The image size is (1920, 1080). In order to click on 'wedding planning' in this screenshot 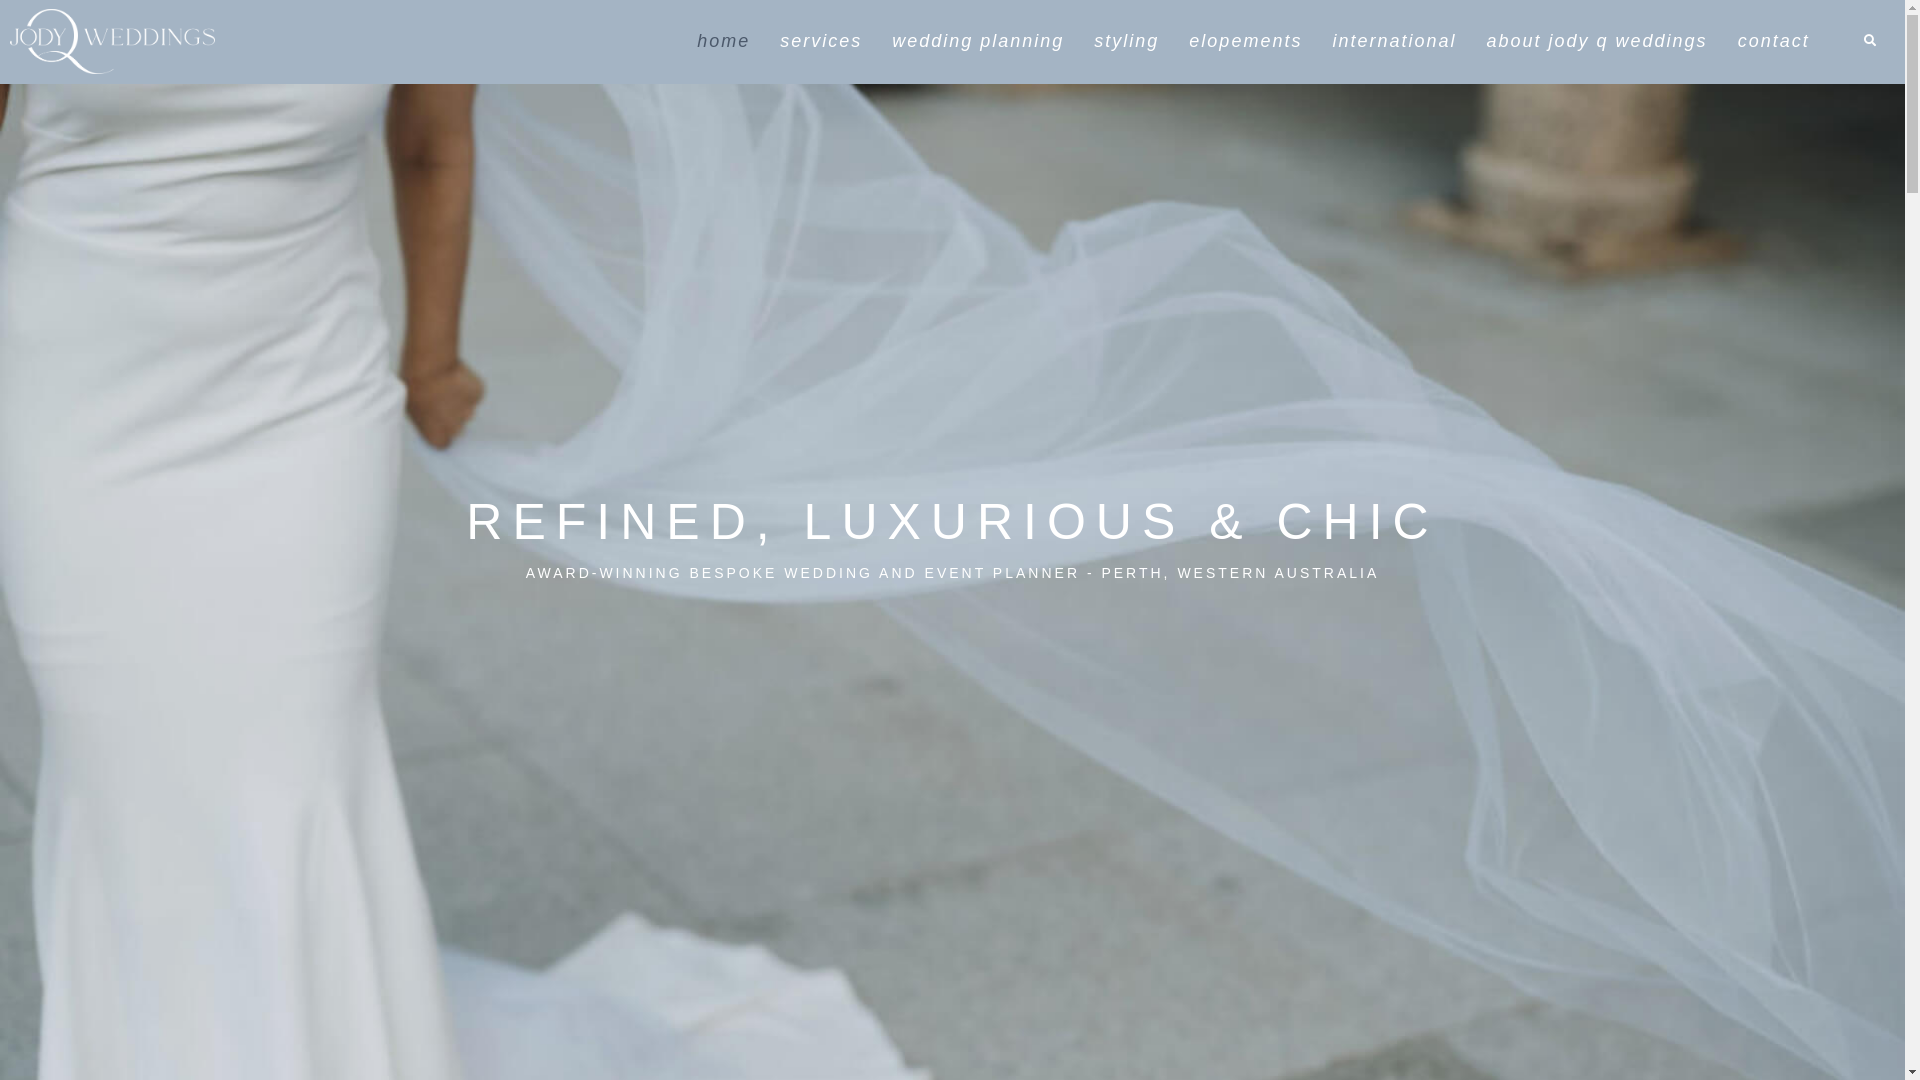, I will do `click(978, 41)`.